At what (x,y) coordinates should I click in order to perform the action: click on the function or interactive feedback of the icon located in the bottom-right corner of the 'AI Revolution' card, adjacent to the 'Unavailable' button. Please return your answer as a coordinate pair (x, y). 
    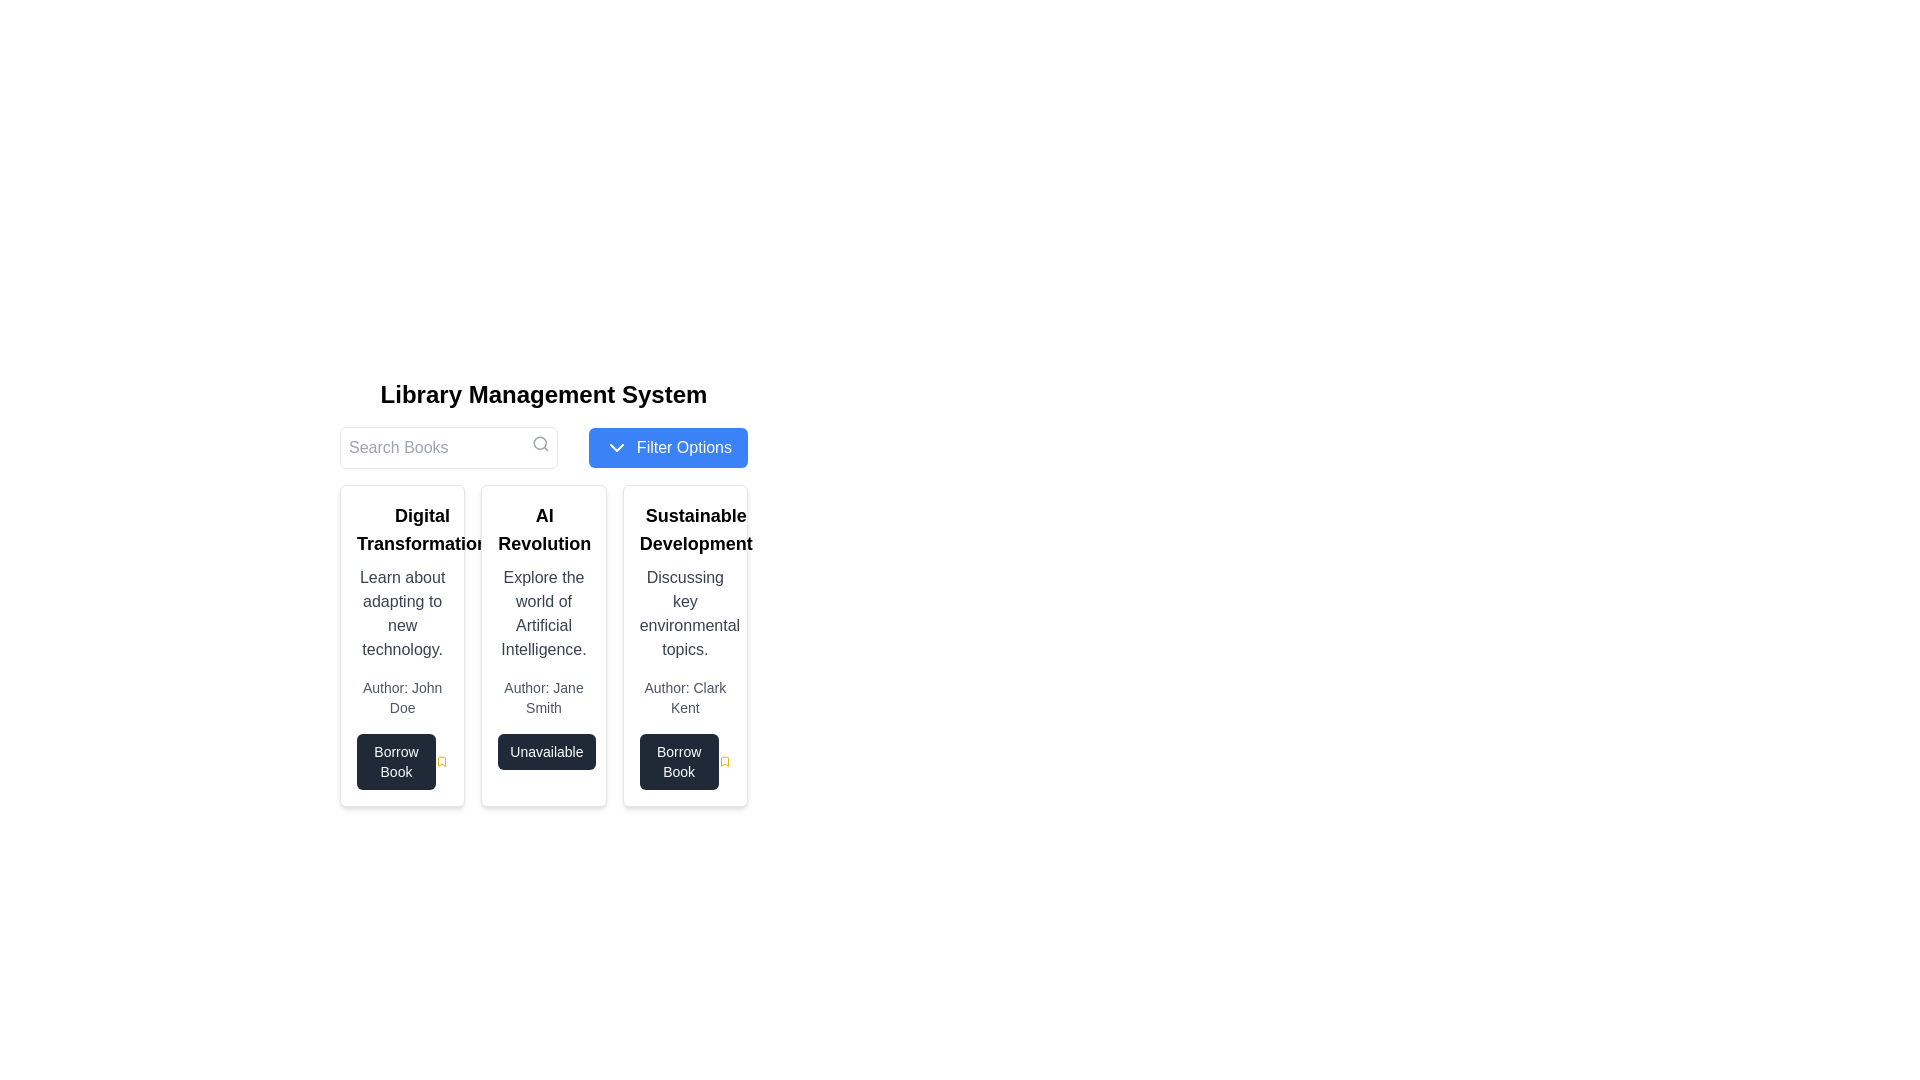
    Looking at the image, I should click on (606, 755).